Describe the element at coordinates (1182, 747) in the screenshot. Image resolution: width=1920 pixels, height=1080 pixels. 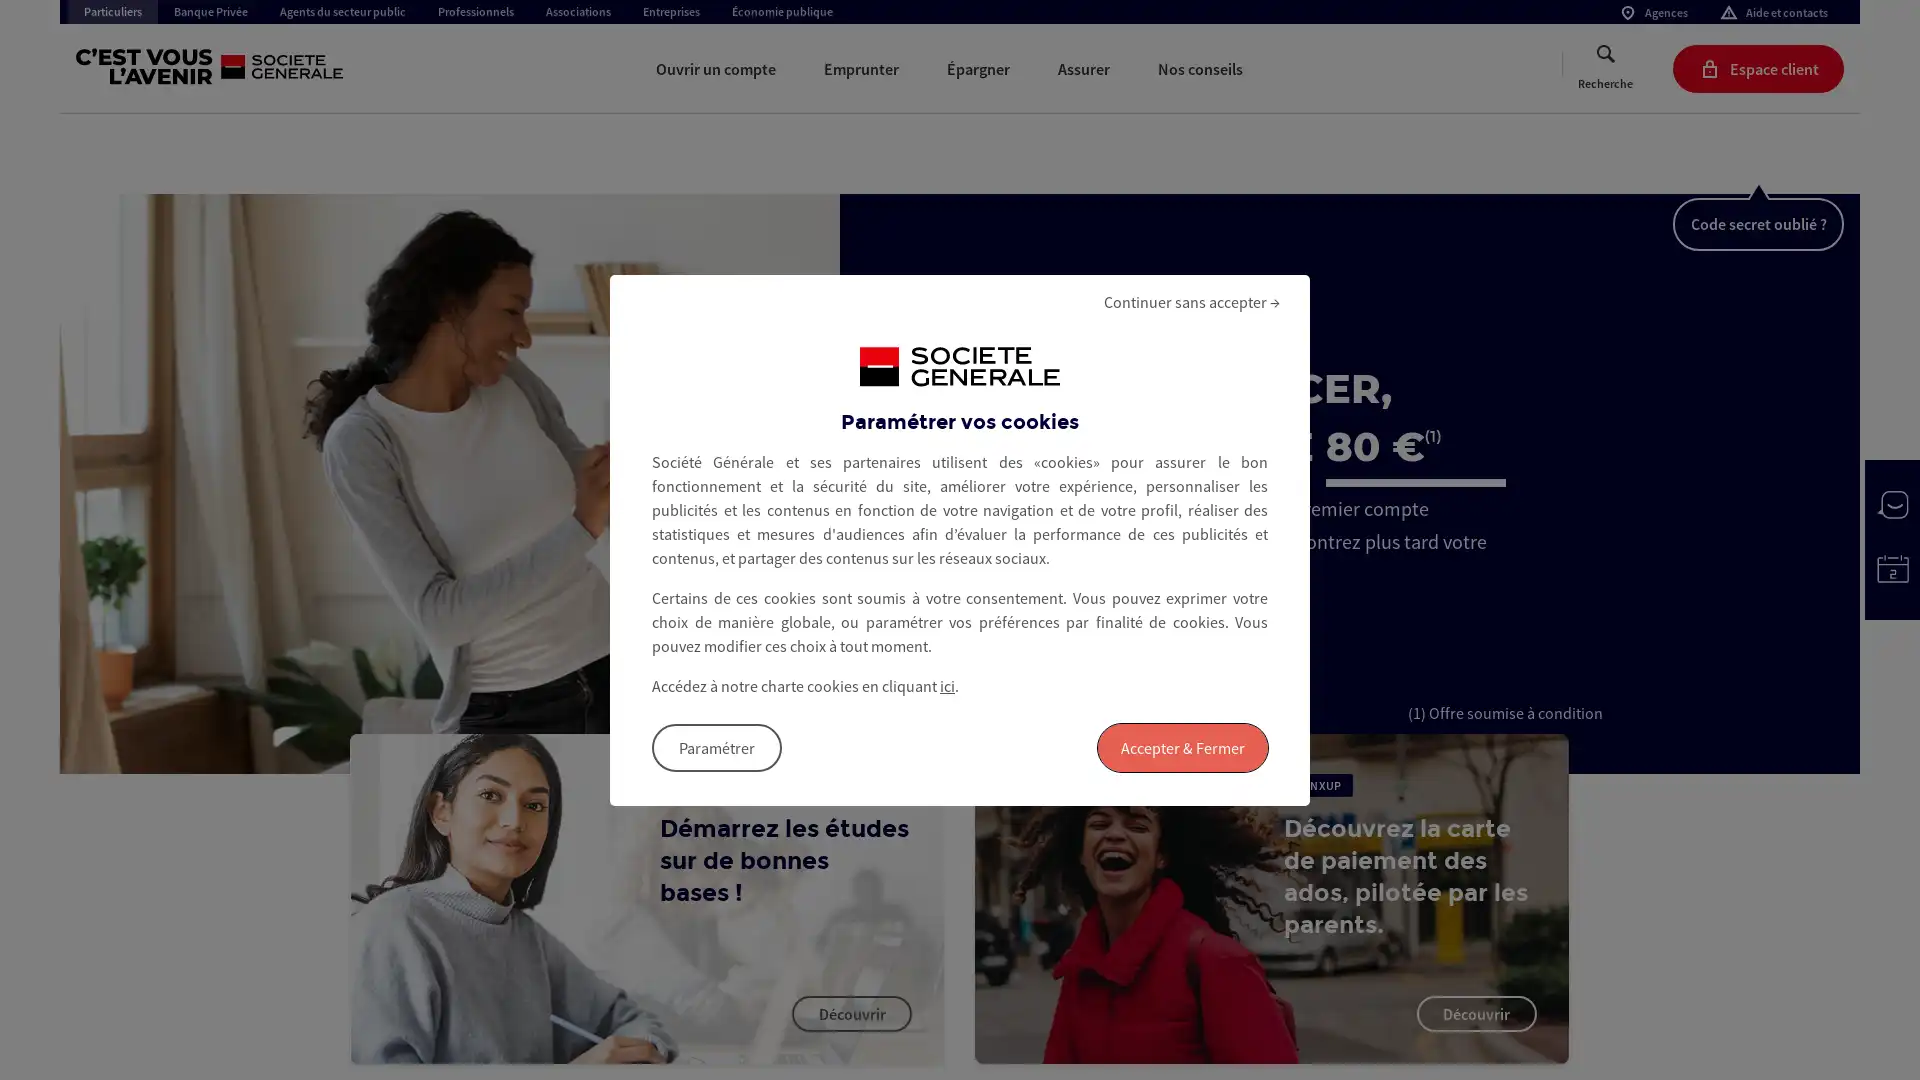
I see `Accepter & Fermer` at that location.